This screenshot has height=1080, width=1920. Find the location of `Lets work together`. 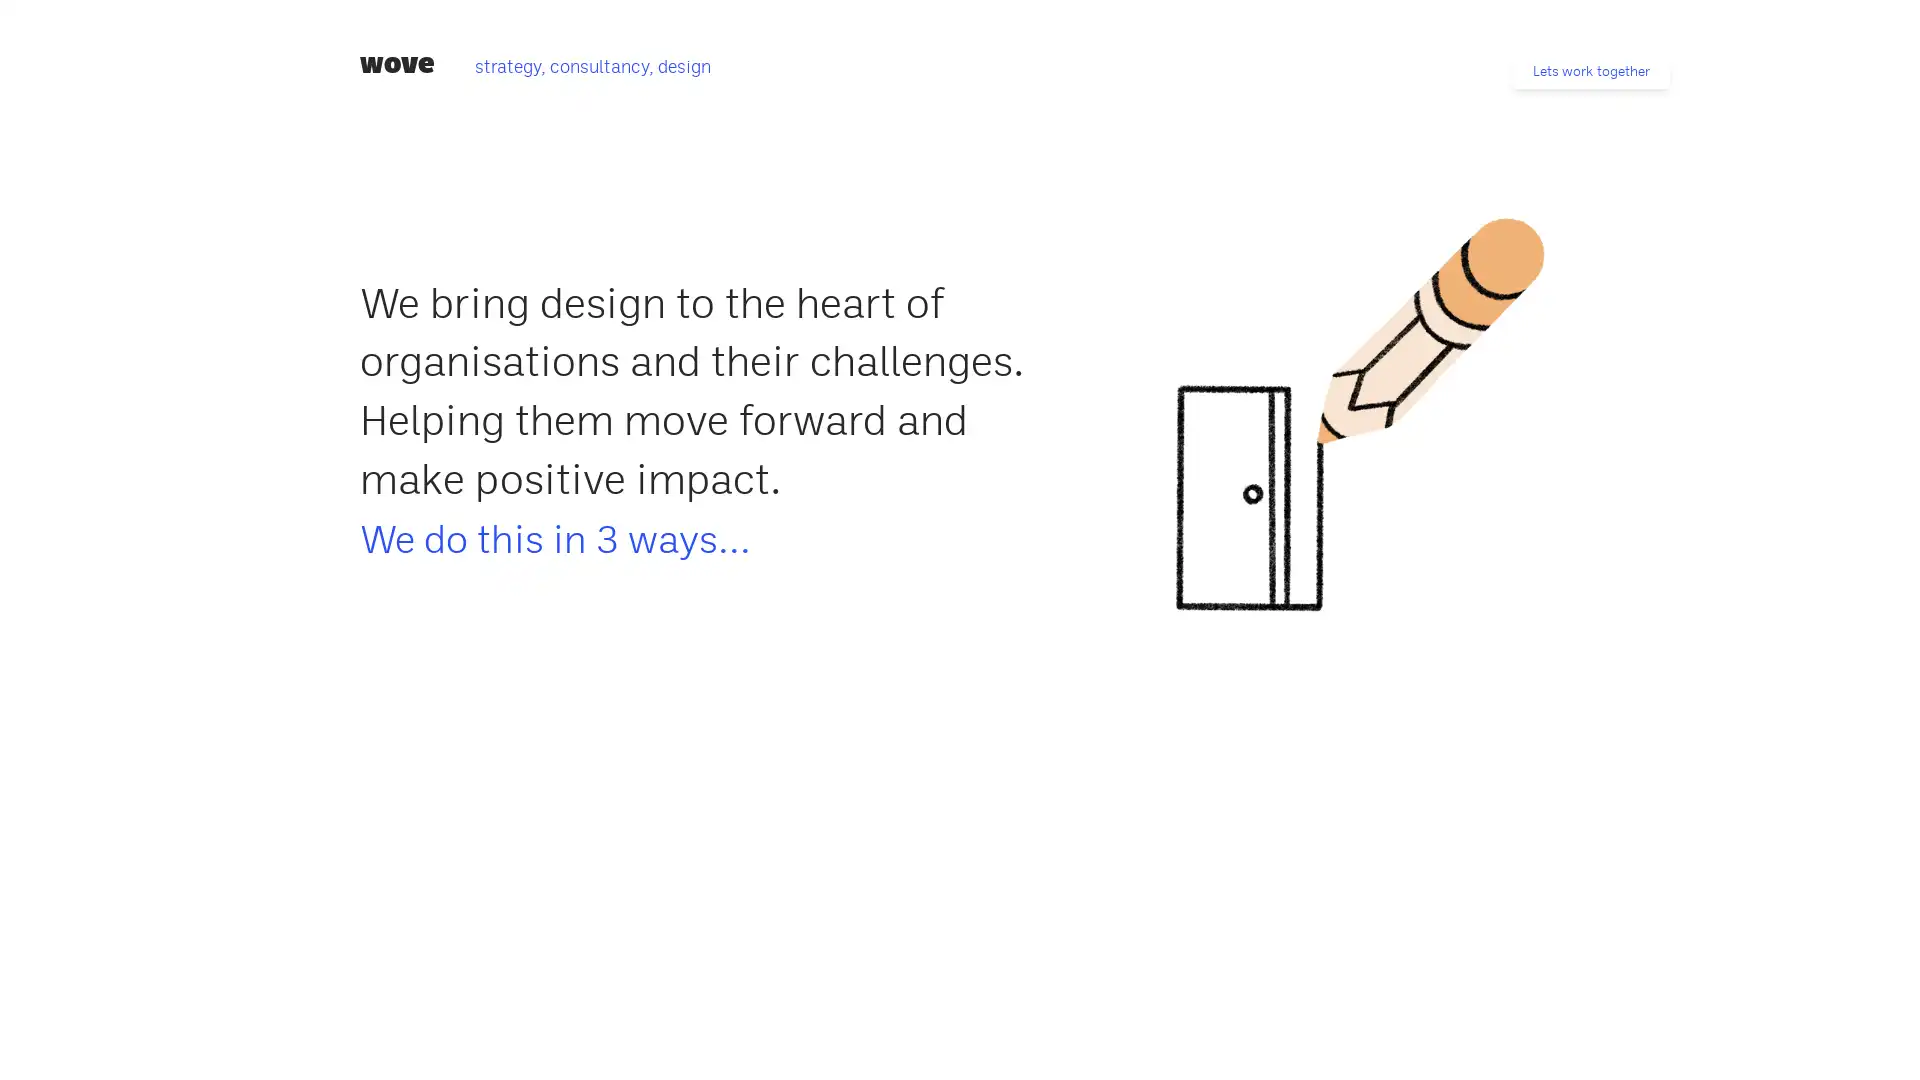

Lets work together is located at coordinates (1590, 70).